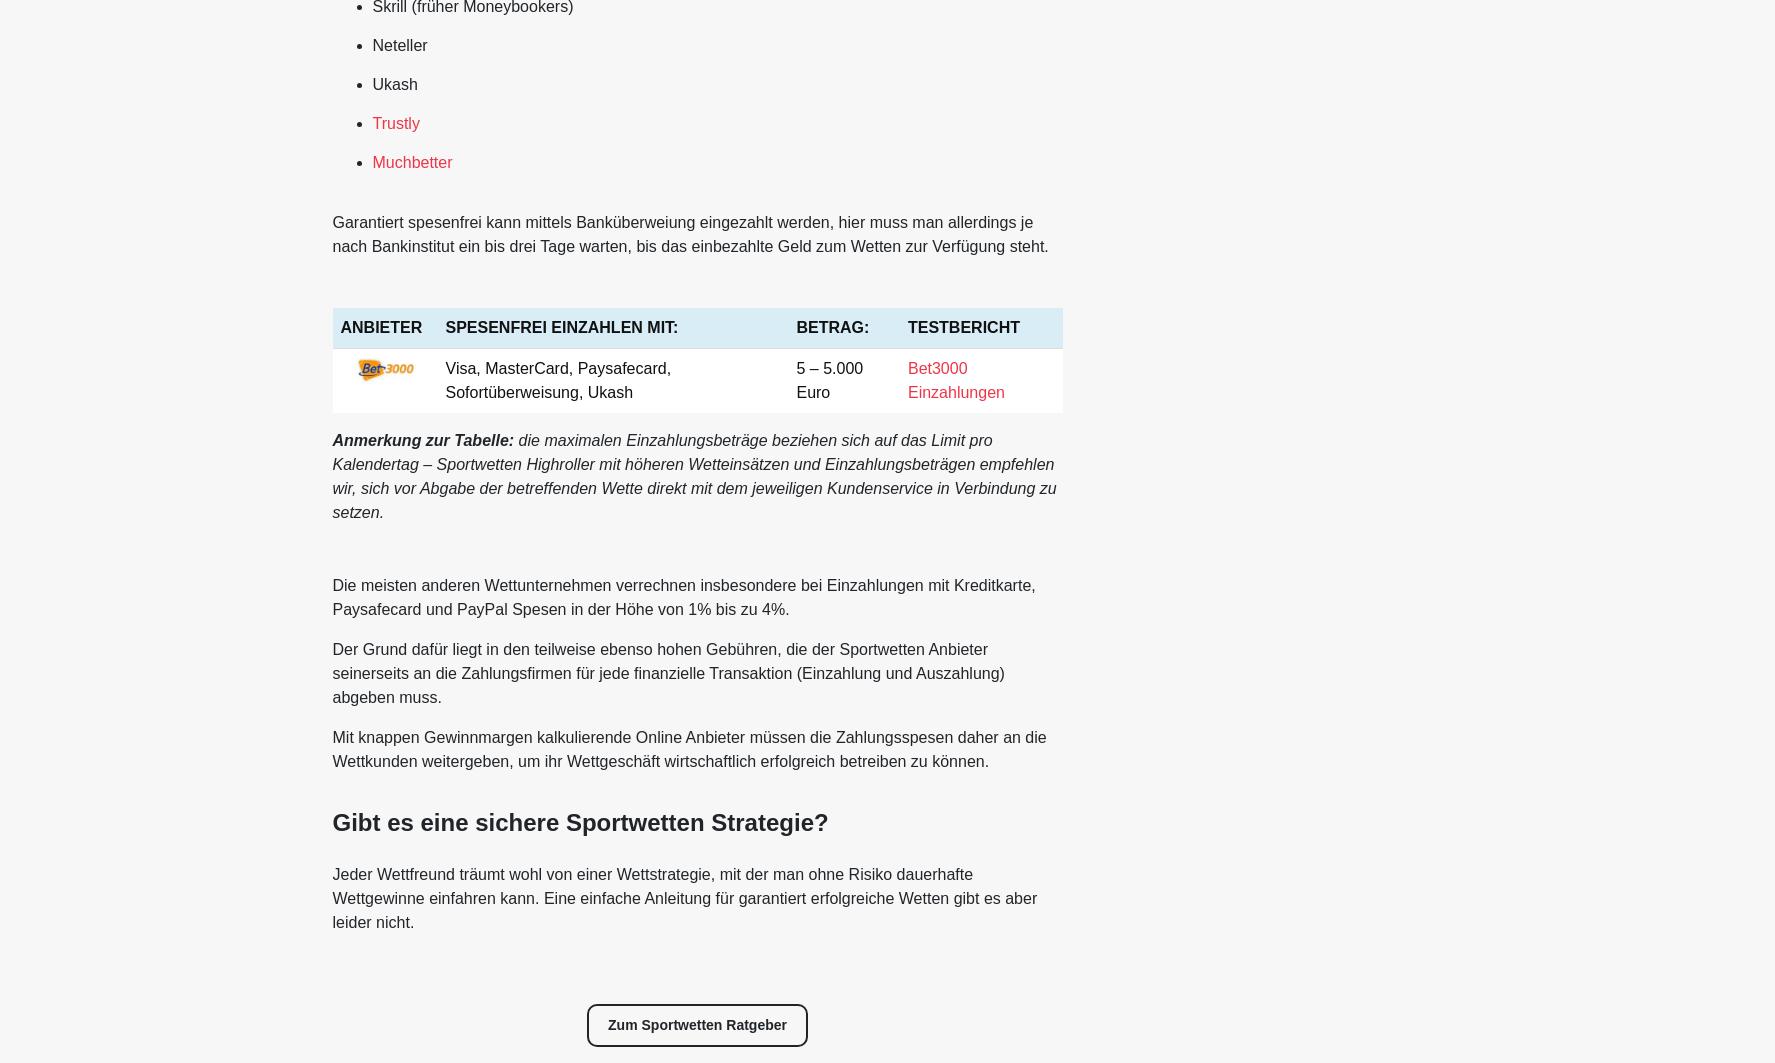  What do you see at coordinates (688, 233) in the screenshot?
I see `'Garantiert spesenfrei kann mittels Banküberweiung eingezahlt werden, hier muss man allerdings je nach Bankinstitut ein bis drei Tage warten, bis das einbezahlte Geld zum Wetten zur Verfügung steht.'` at bounding box center [688, 233].